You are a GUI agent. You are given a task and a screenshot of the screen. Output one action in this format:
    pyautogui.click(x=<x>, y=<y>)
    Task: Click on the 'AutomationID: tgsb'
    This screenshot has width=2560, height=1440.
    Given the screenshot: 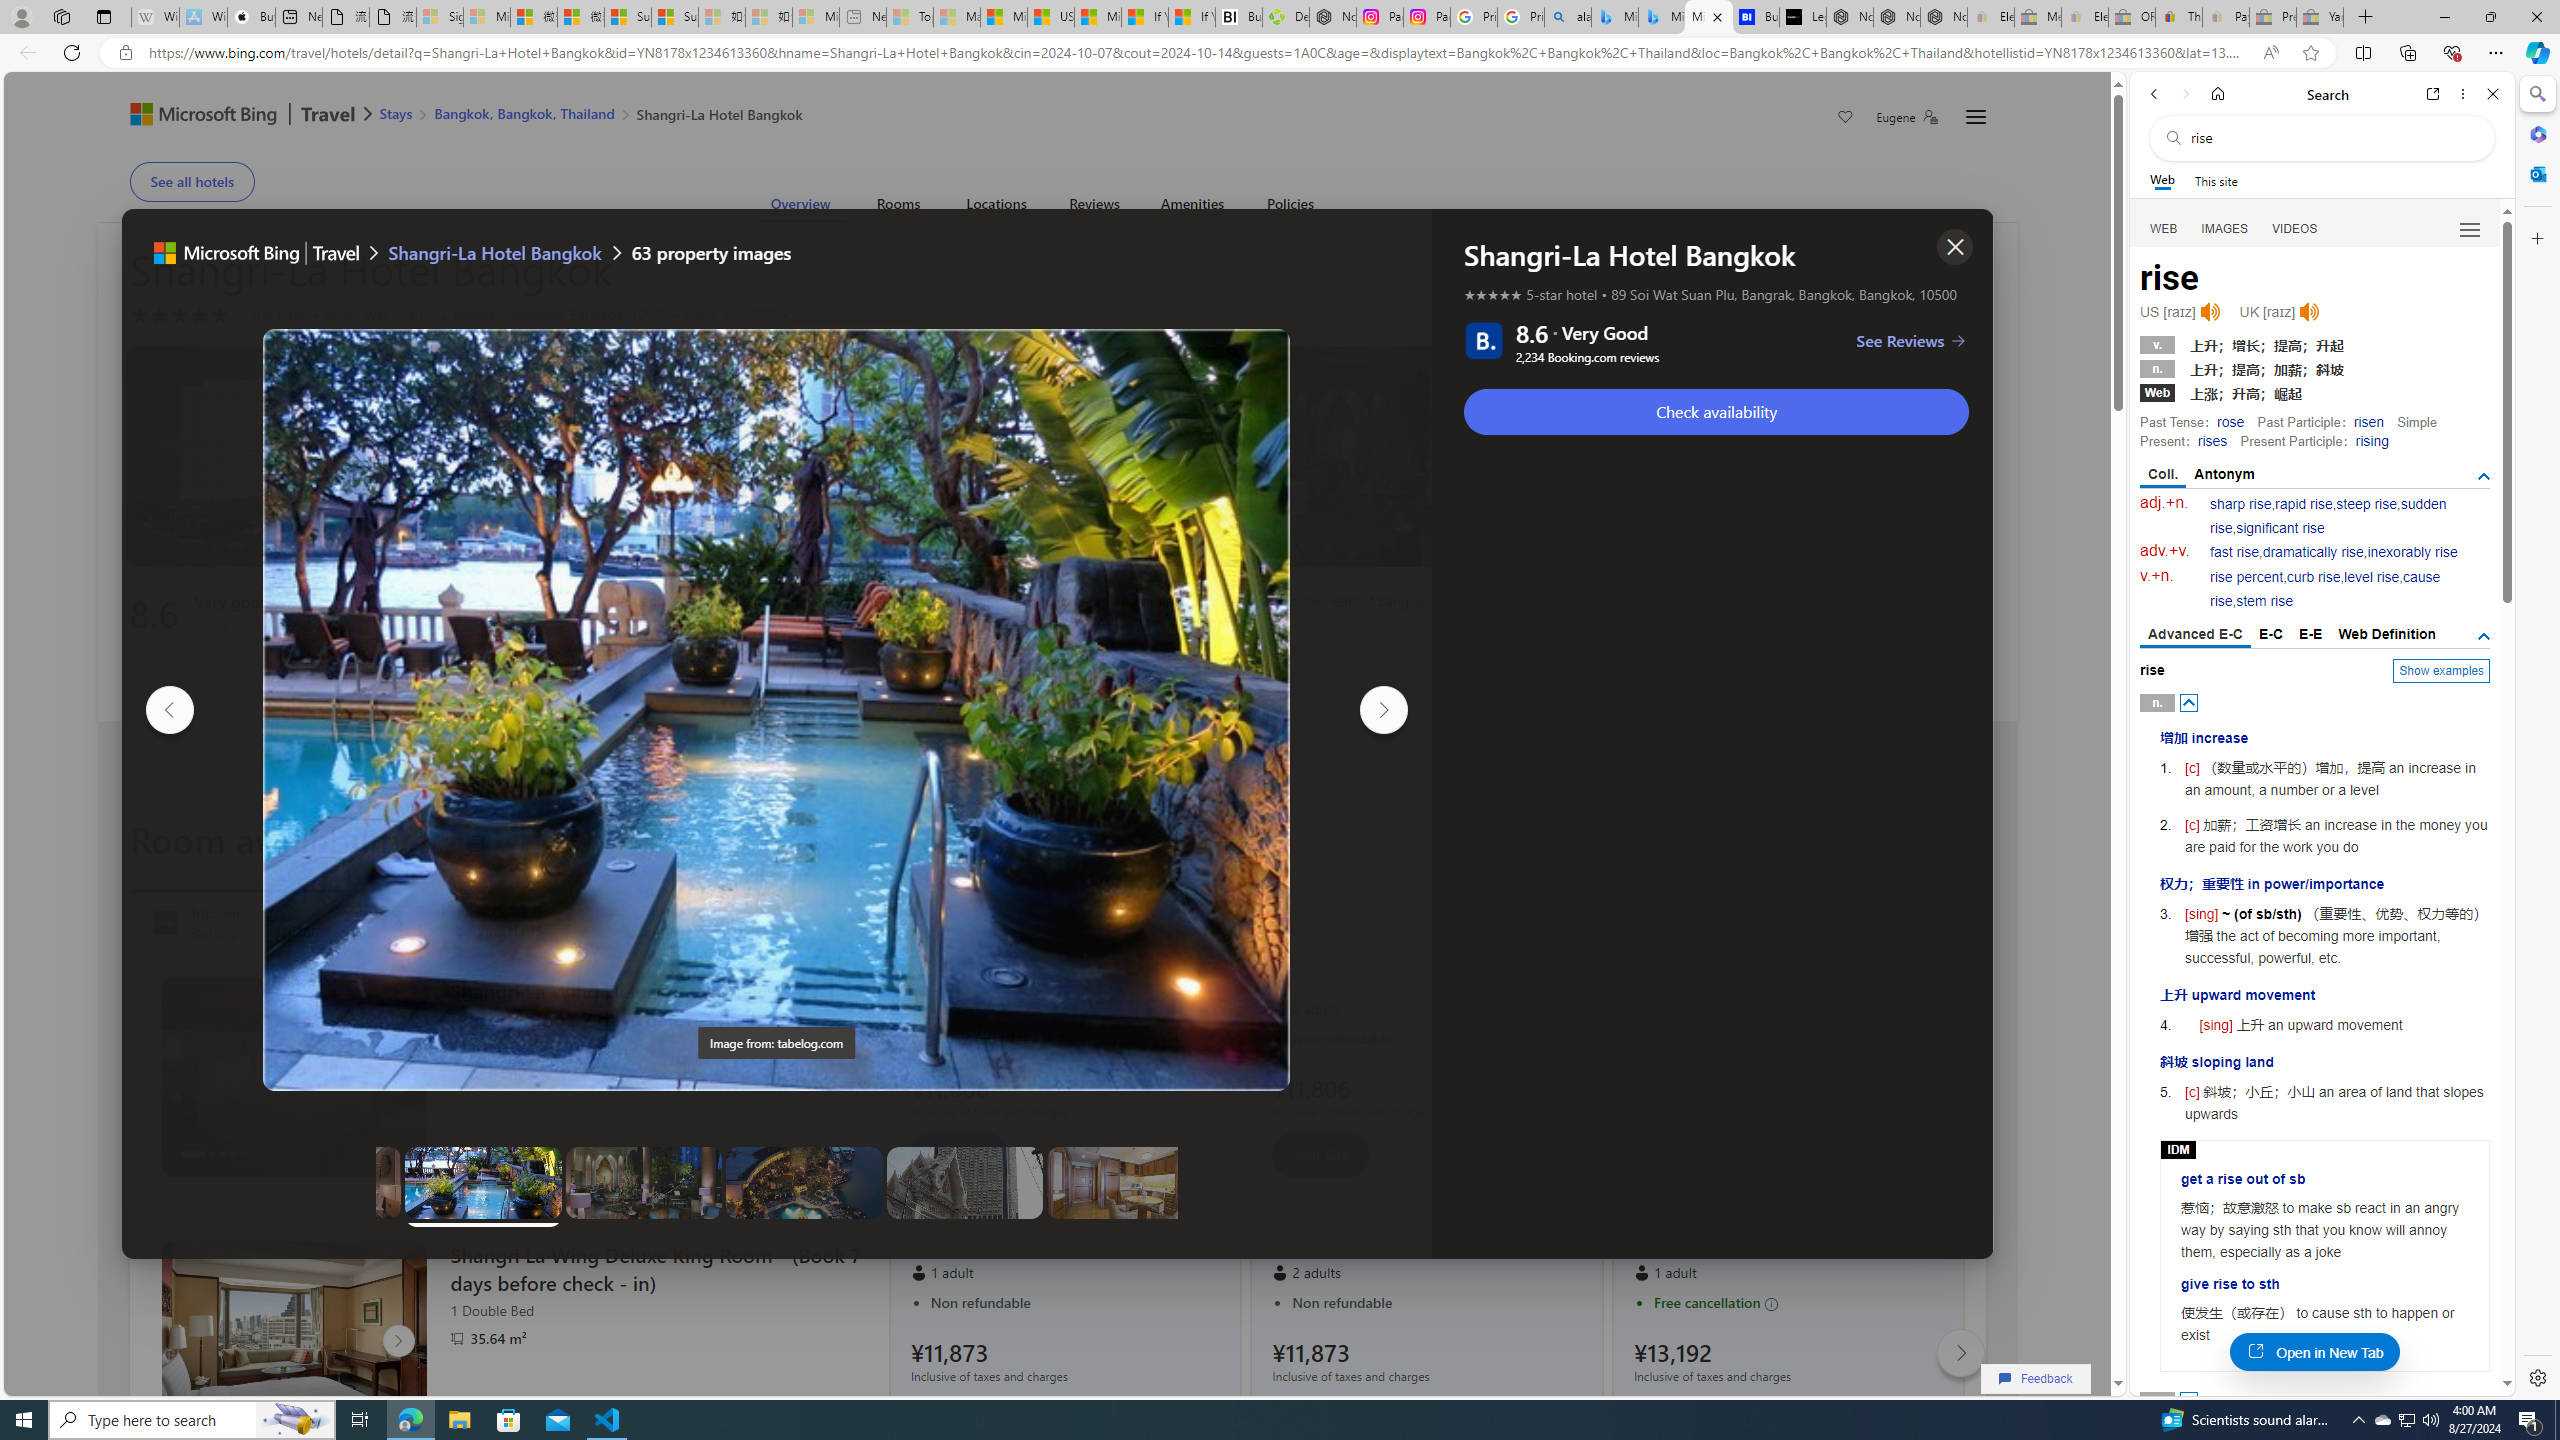 What is the action you would take?
    pyautogui.click(x=2483, y=475)
    